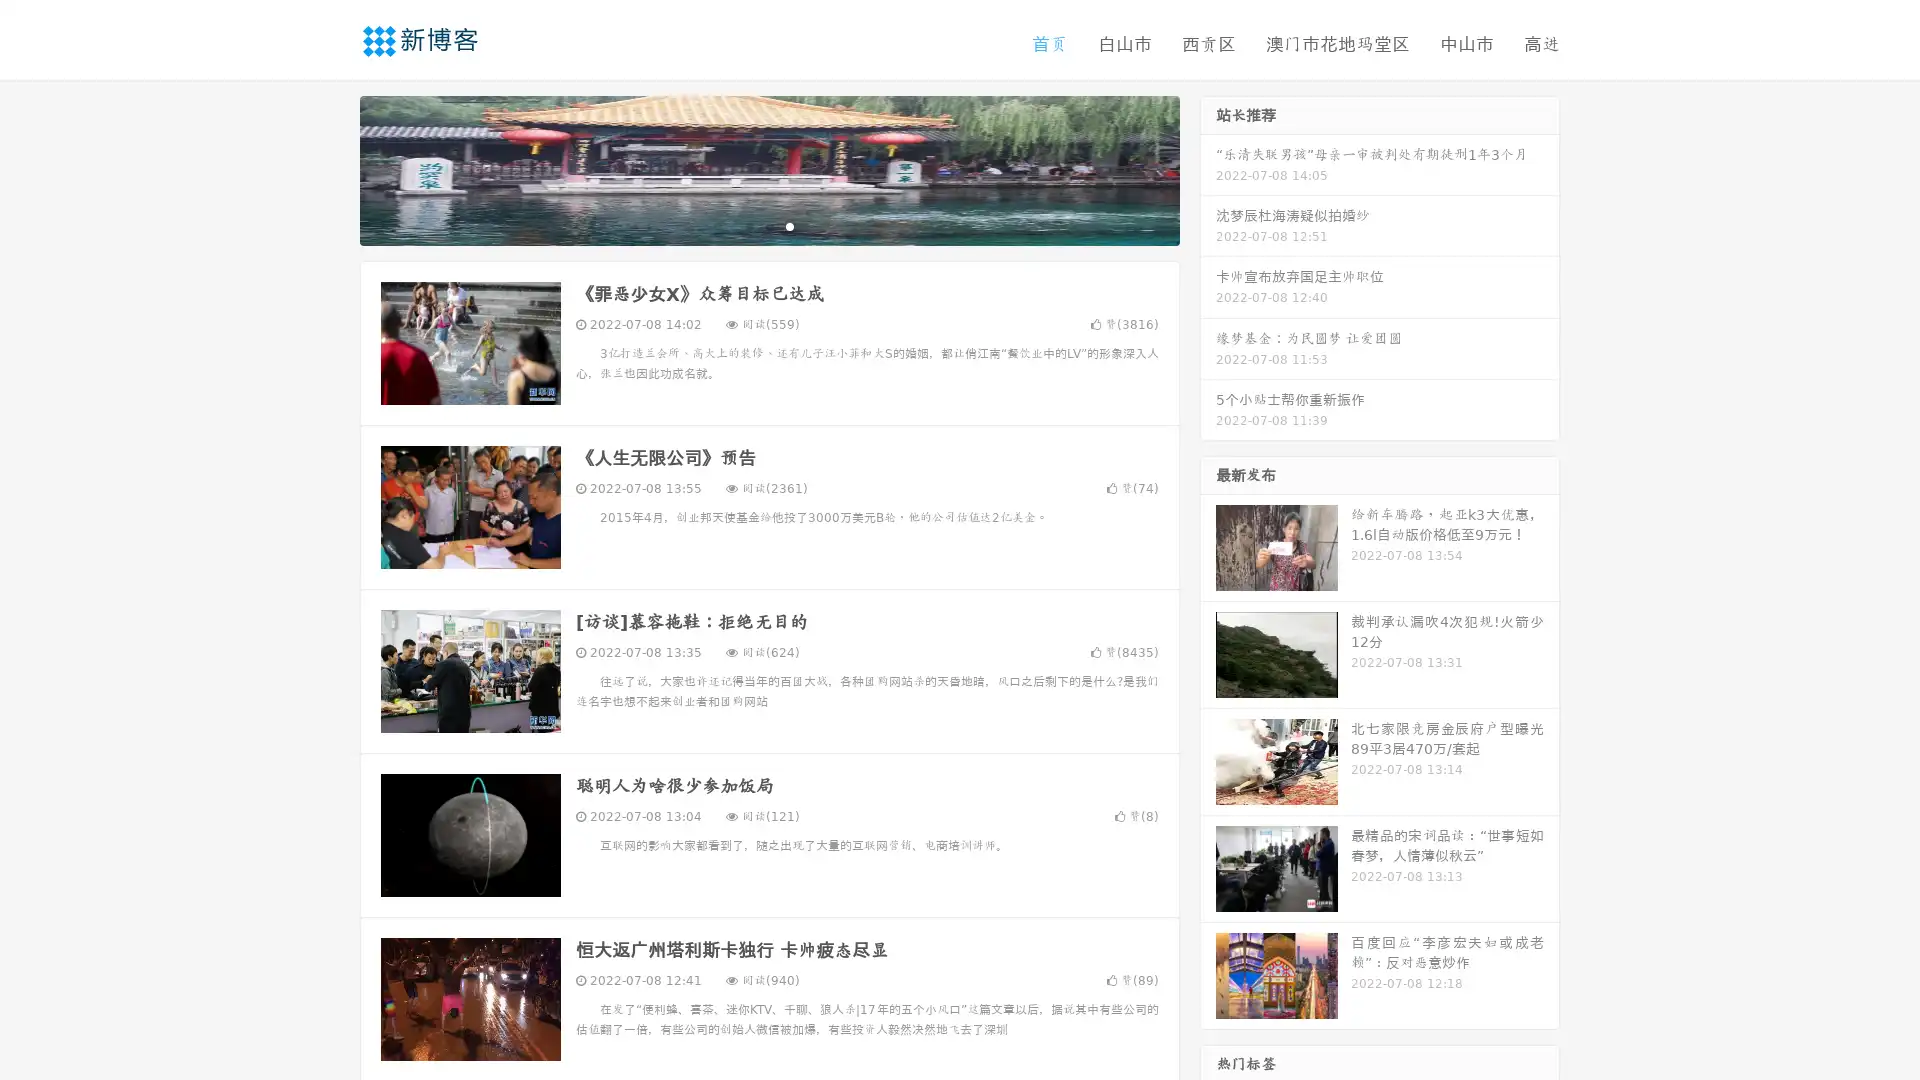 This screenshot has width=1920, height=1080. What do you see at coordinates (330, 168) in the screenshot?
I see `Previous slide` at bounding box center [330, 168].